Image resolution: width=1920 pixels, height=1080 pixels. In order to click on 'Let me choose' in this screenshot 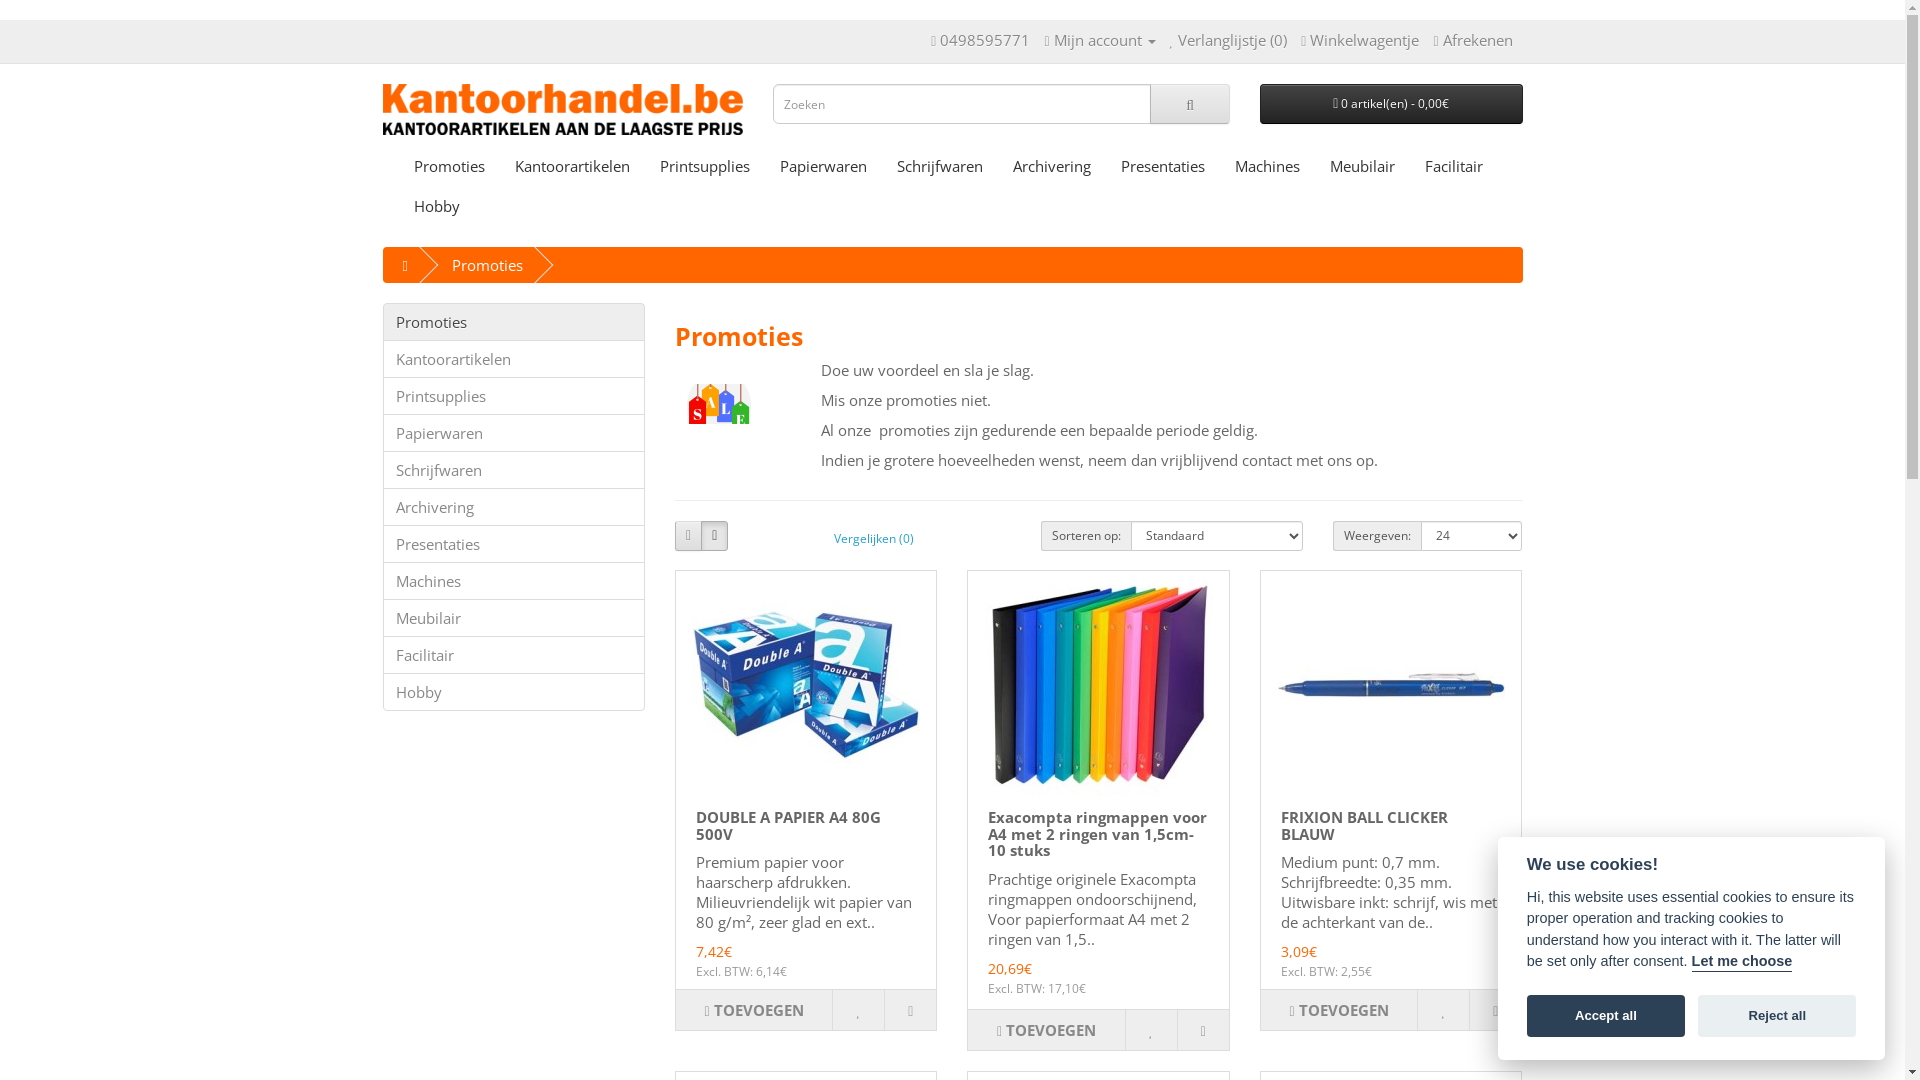, I will do `click(1689, 962)`.